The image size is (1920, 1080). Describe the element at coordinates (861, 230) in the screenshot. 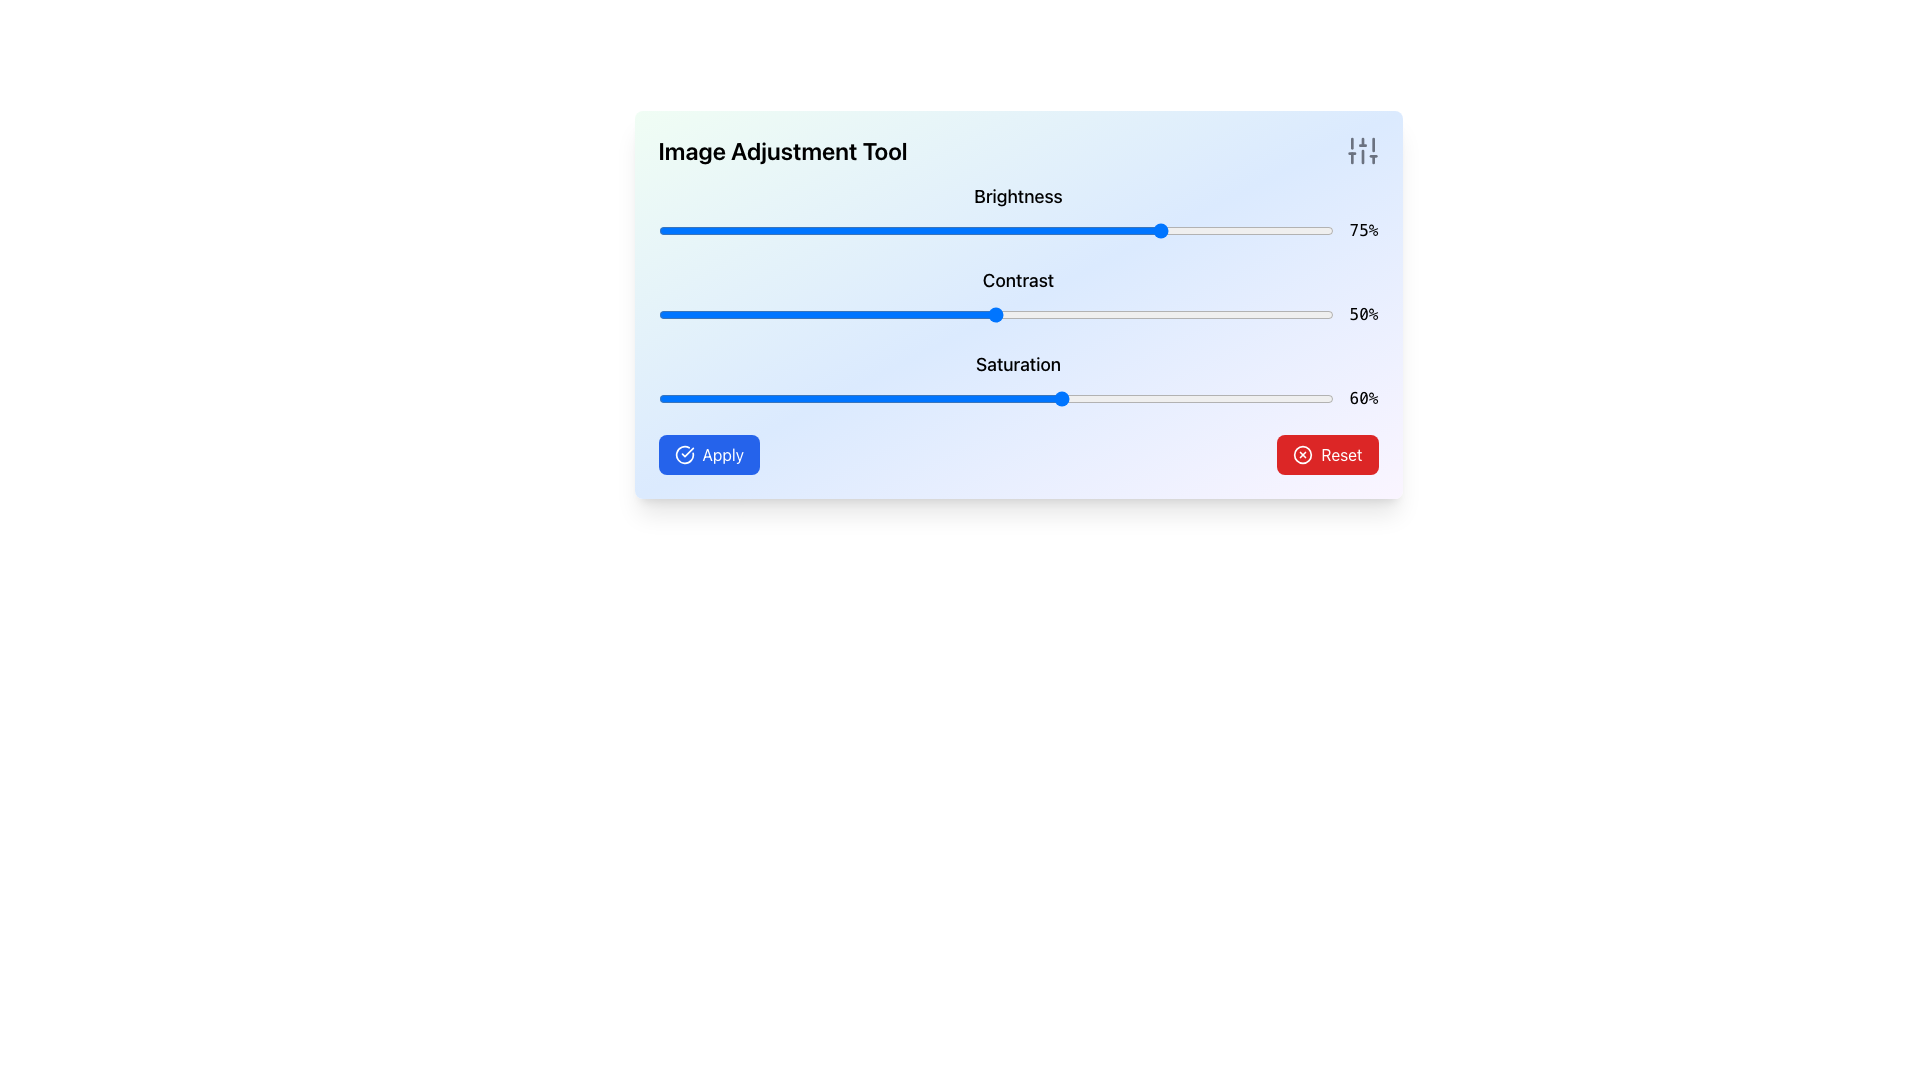

I see `brightness` at that location.